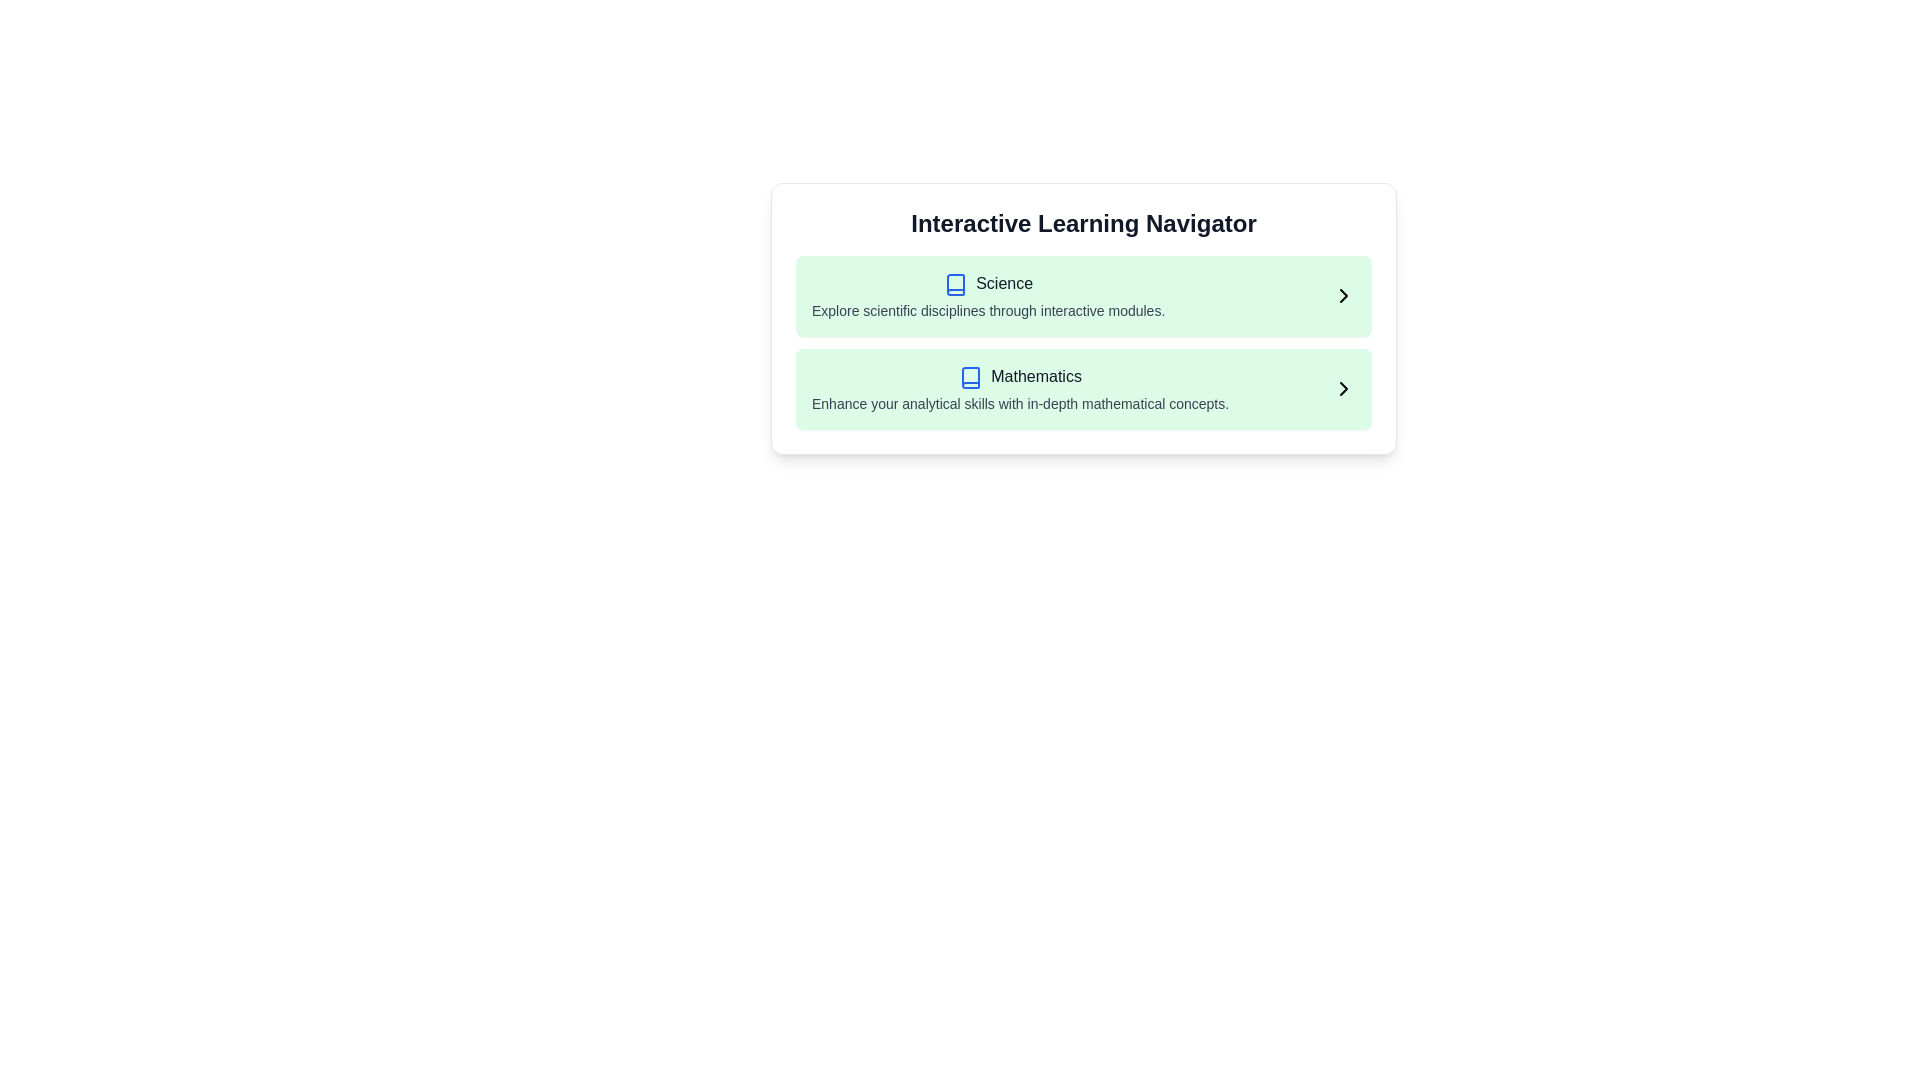 The image size is (1920, 1080). Describe the element at coordinates (1036, 376) in the screenshot. I see `the 'Mathematics' text label, which is a bold, dark gray label located in a green background section, positioned below the 'Science' title and alongside a blue book icon` at that location.